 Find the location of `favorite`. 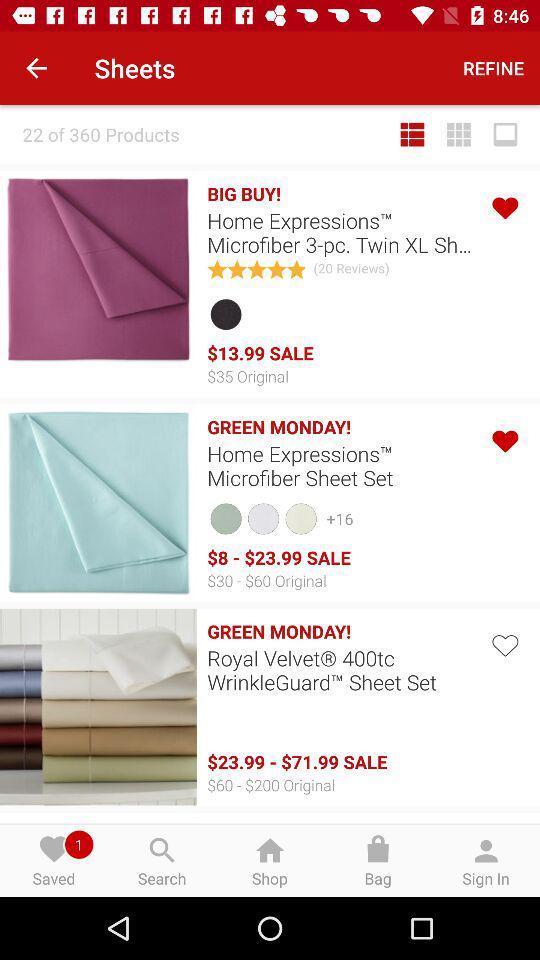

favorite is located at coordinates (503, 206).